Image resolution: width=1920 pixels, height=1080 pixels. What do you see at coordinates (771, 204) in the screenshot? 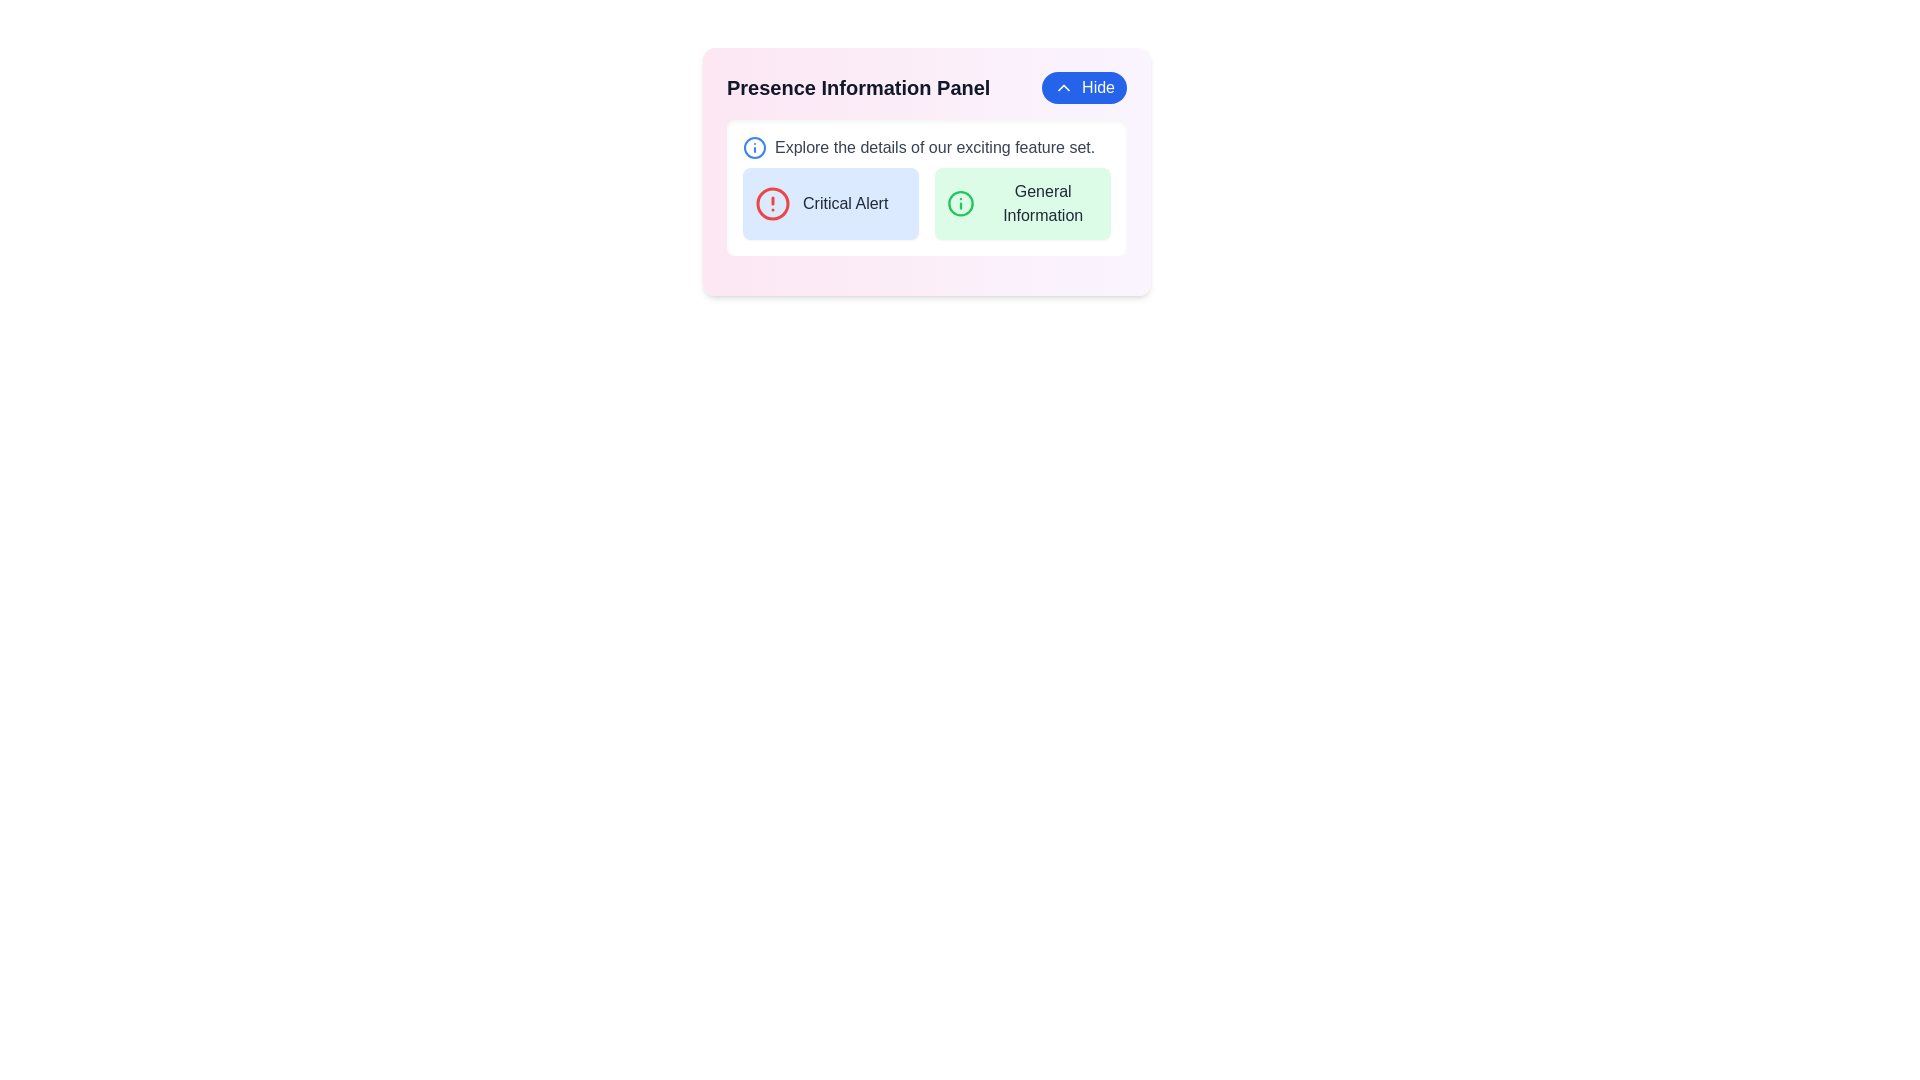
I see `the warning icon that signals a critical alert, located to the left of the 'Critical Alert' text within a blue background panel in the 'Presence Information Panel'` at bounding box center [771, 204].